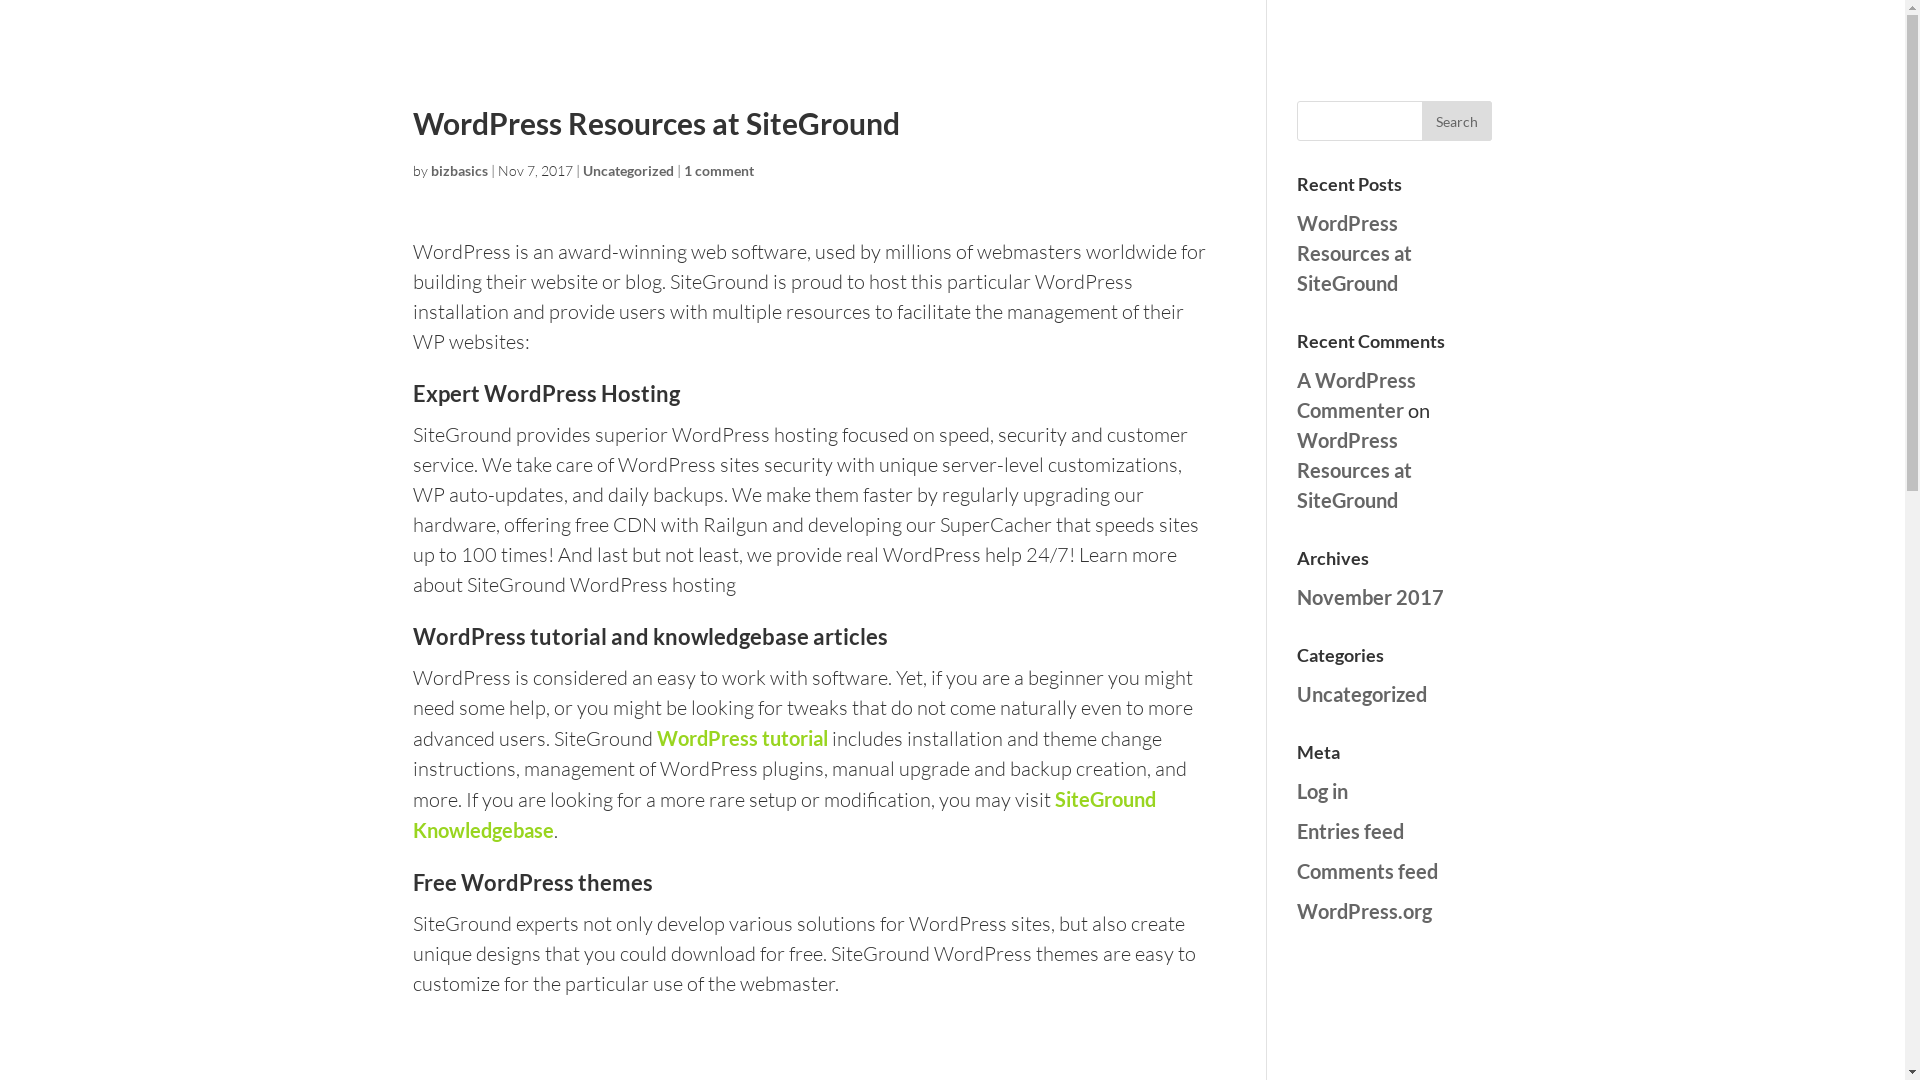  What do you see at coordinates (580, 393) in the screenshot?
I see `'WordPress Hosting'` at bounding box center [580, 393].